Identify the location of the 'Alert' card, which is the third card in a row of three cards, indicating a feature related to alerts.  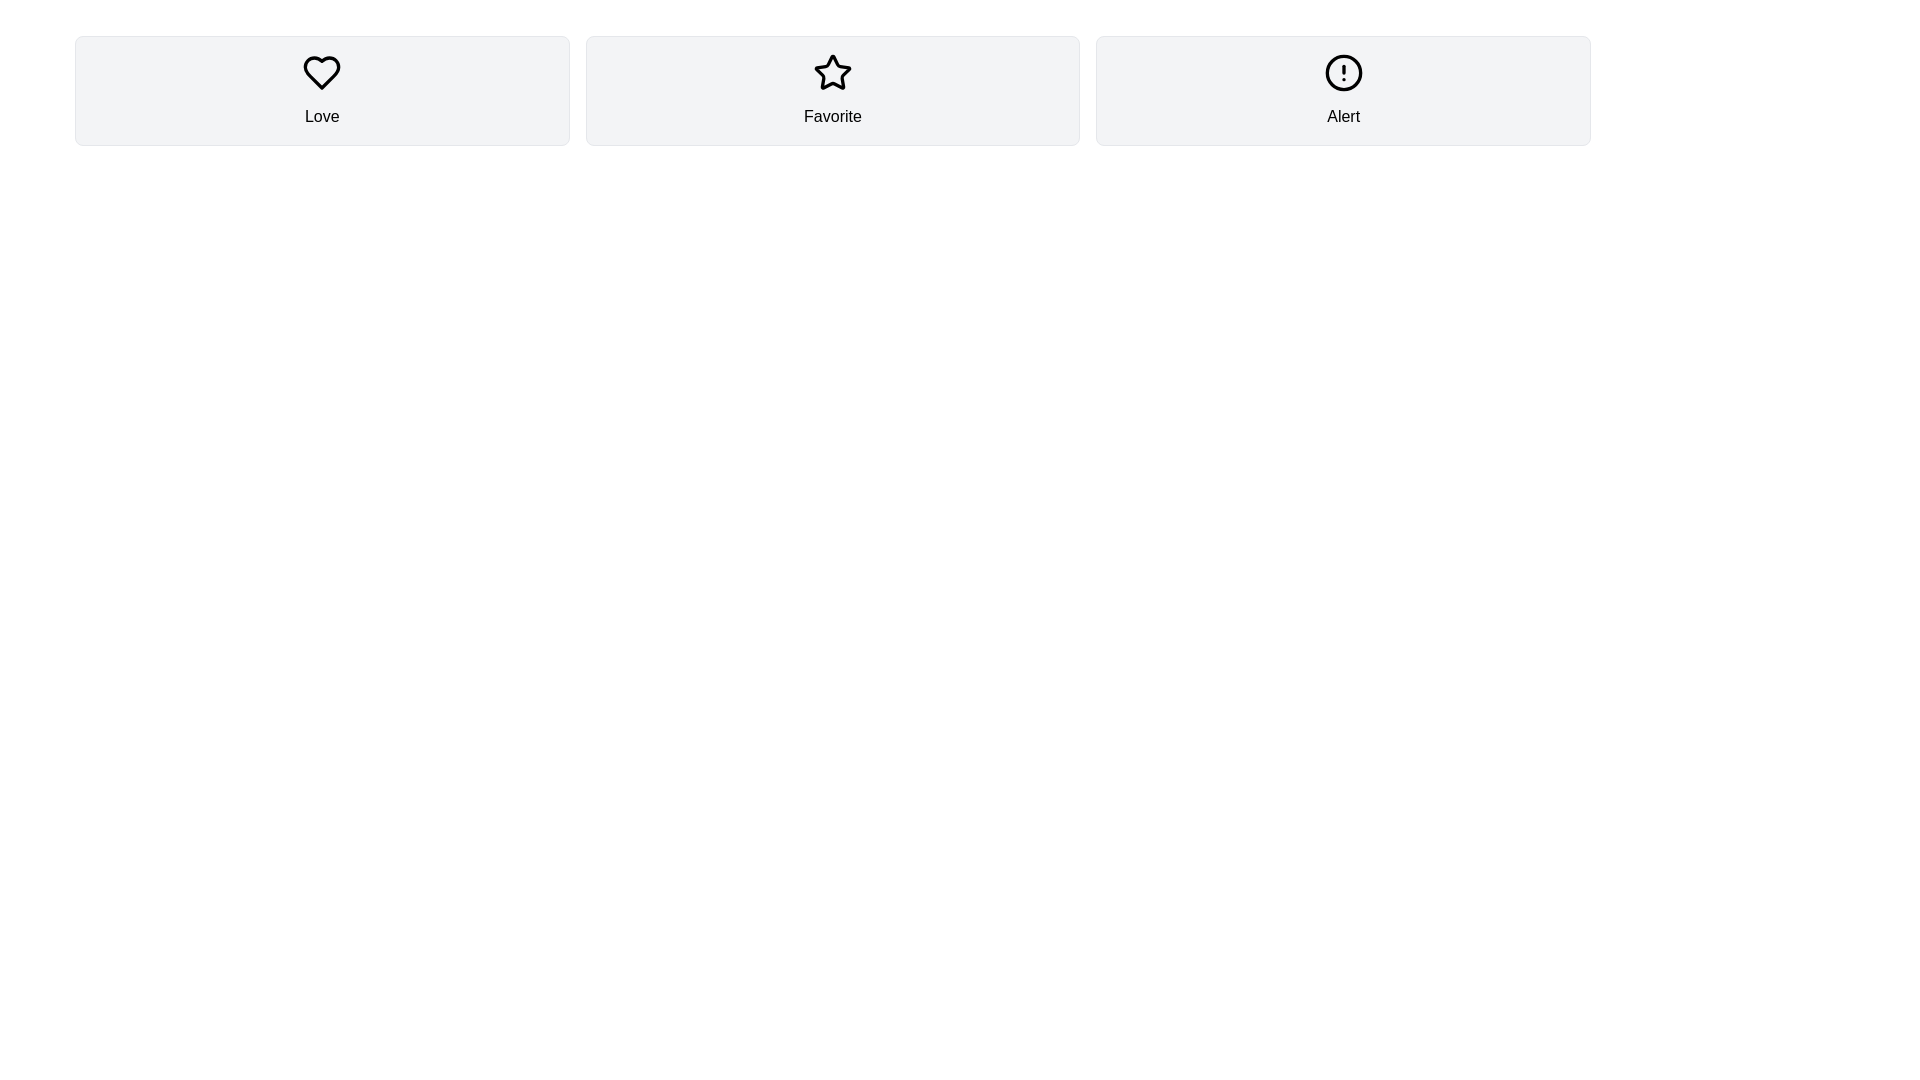
(1343, 91).